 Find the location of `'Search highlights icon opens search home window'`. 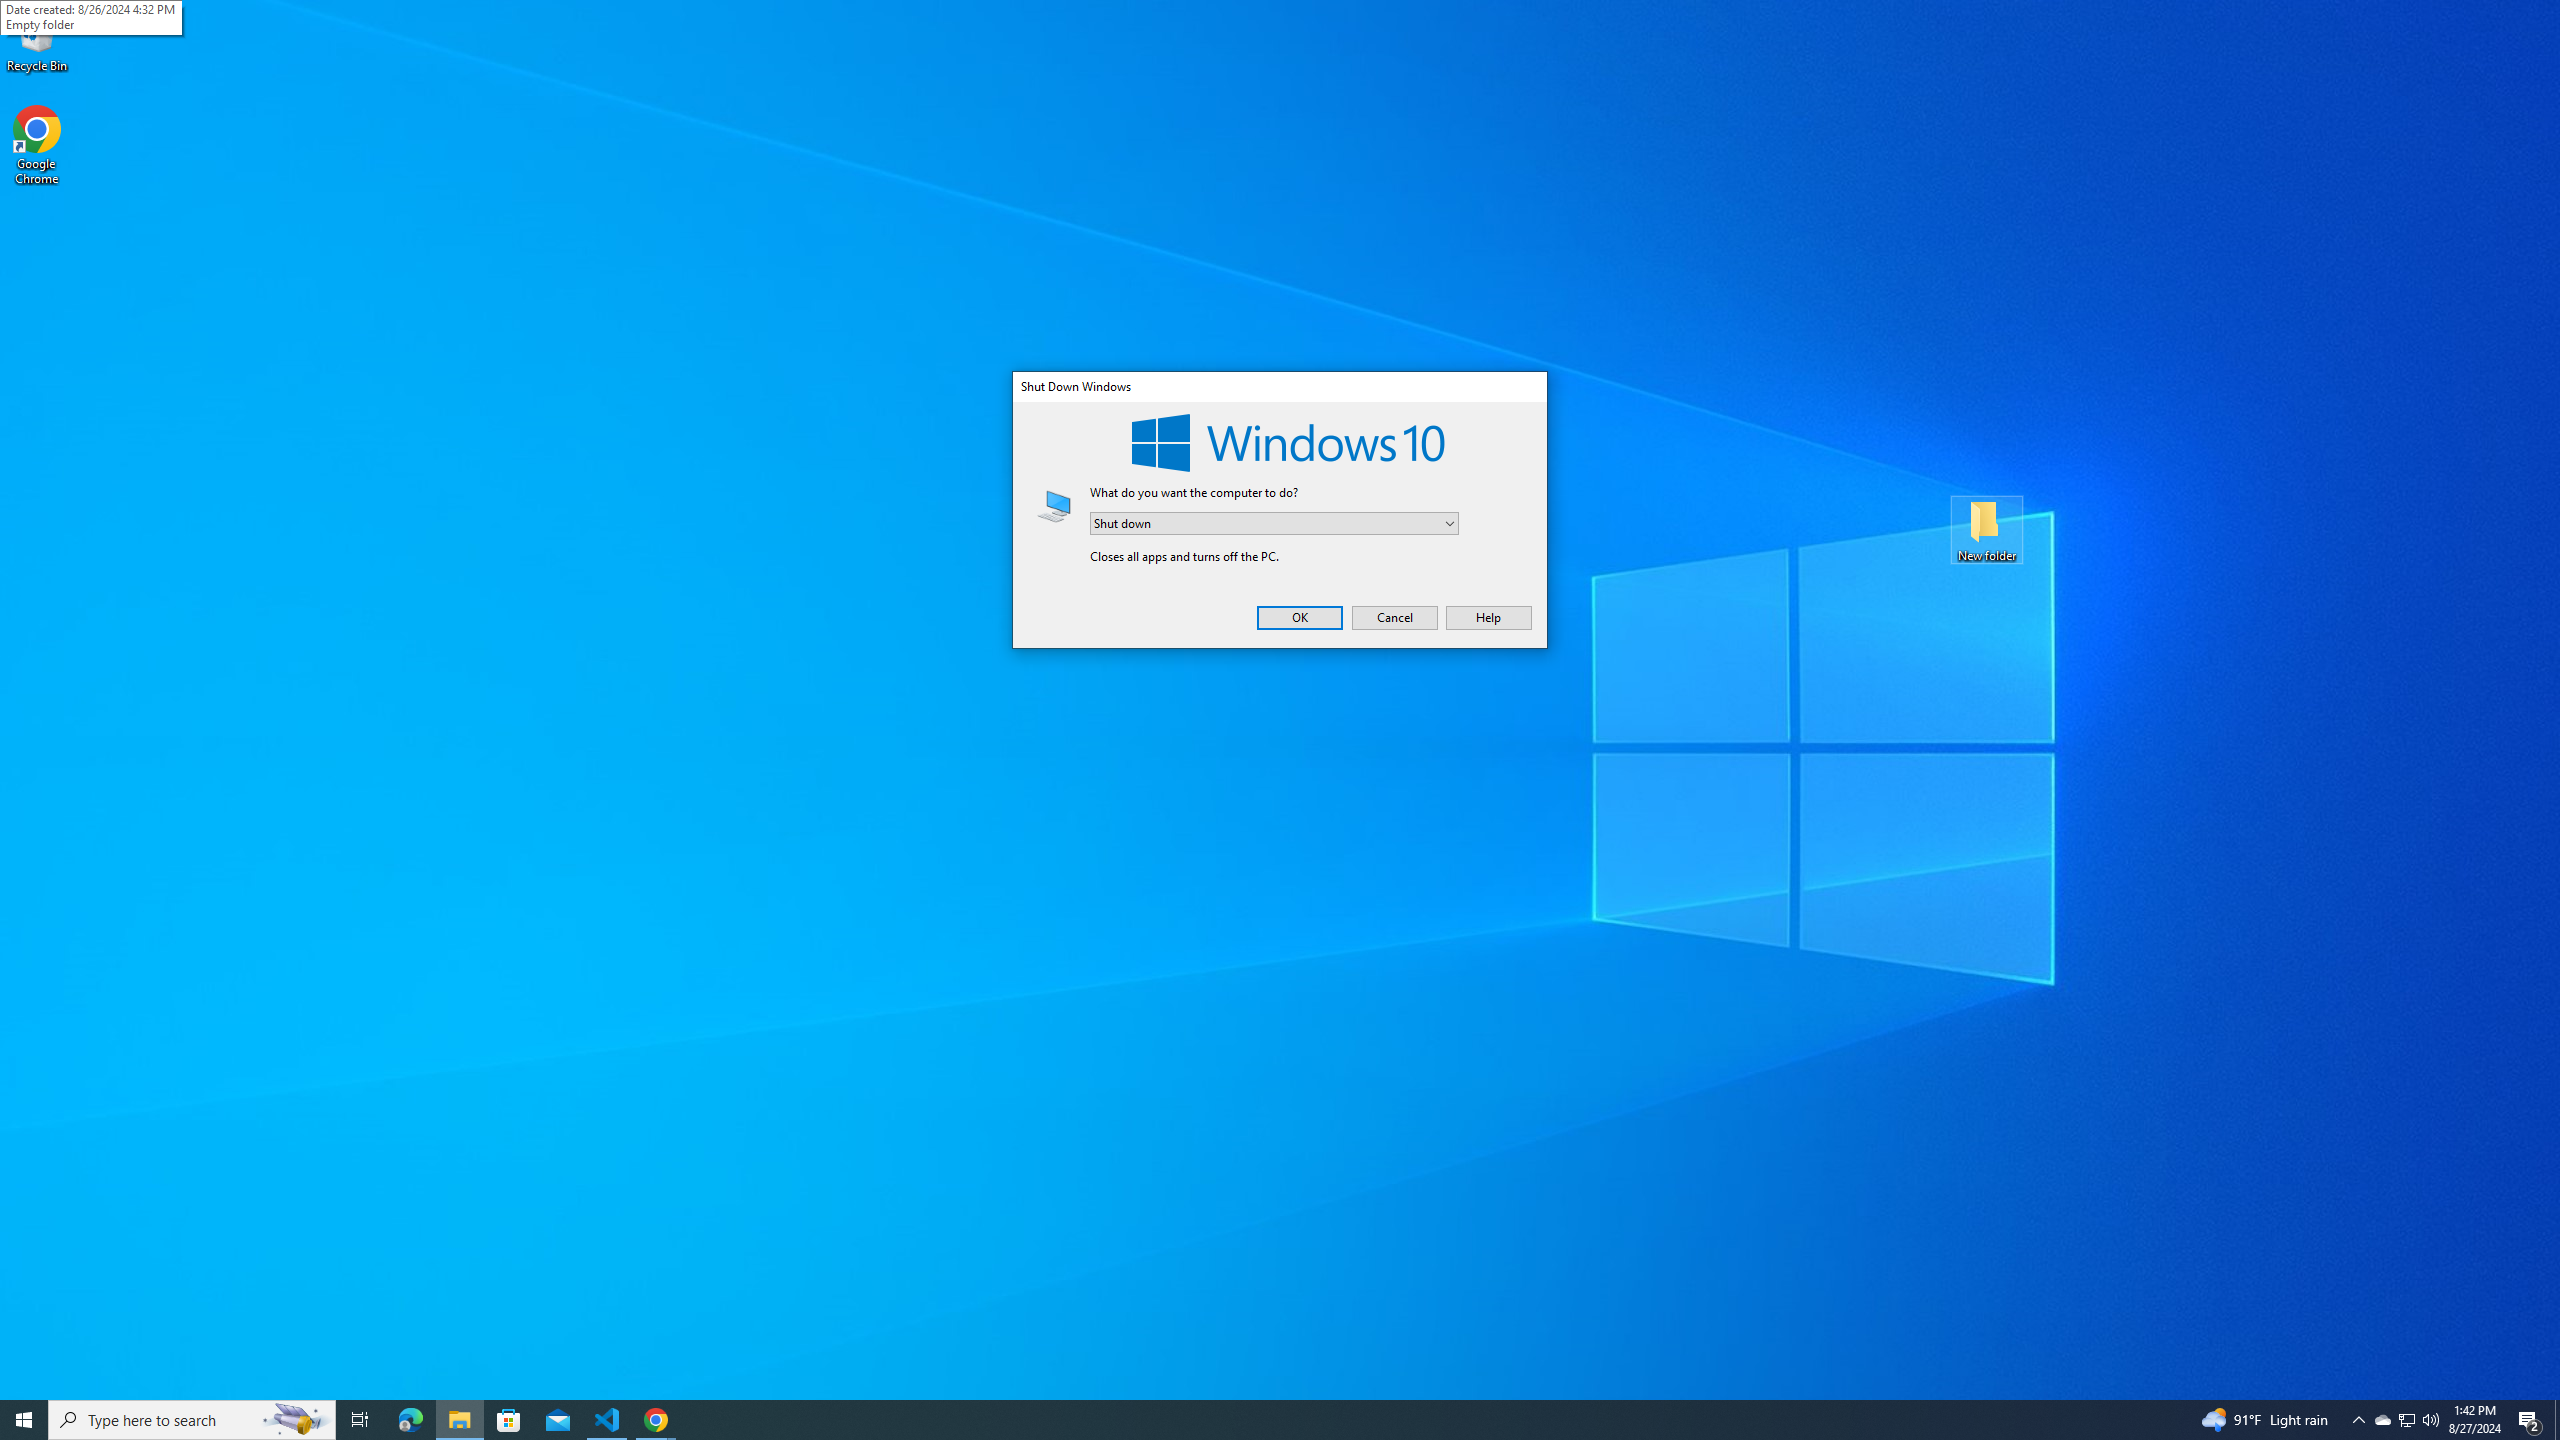

'Search highlights icon opens search home window' is located at coordinates (294, 1418).